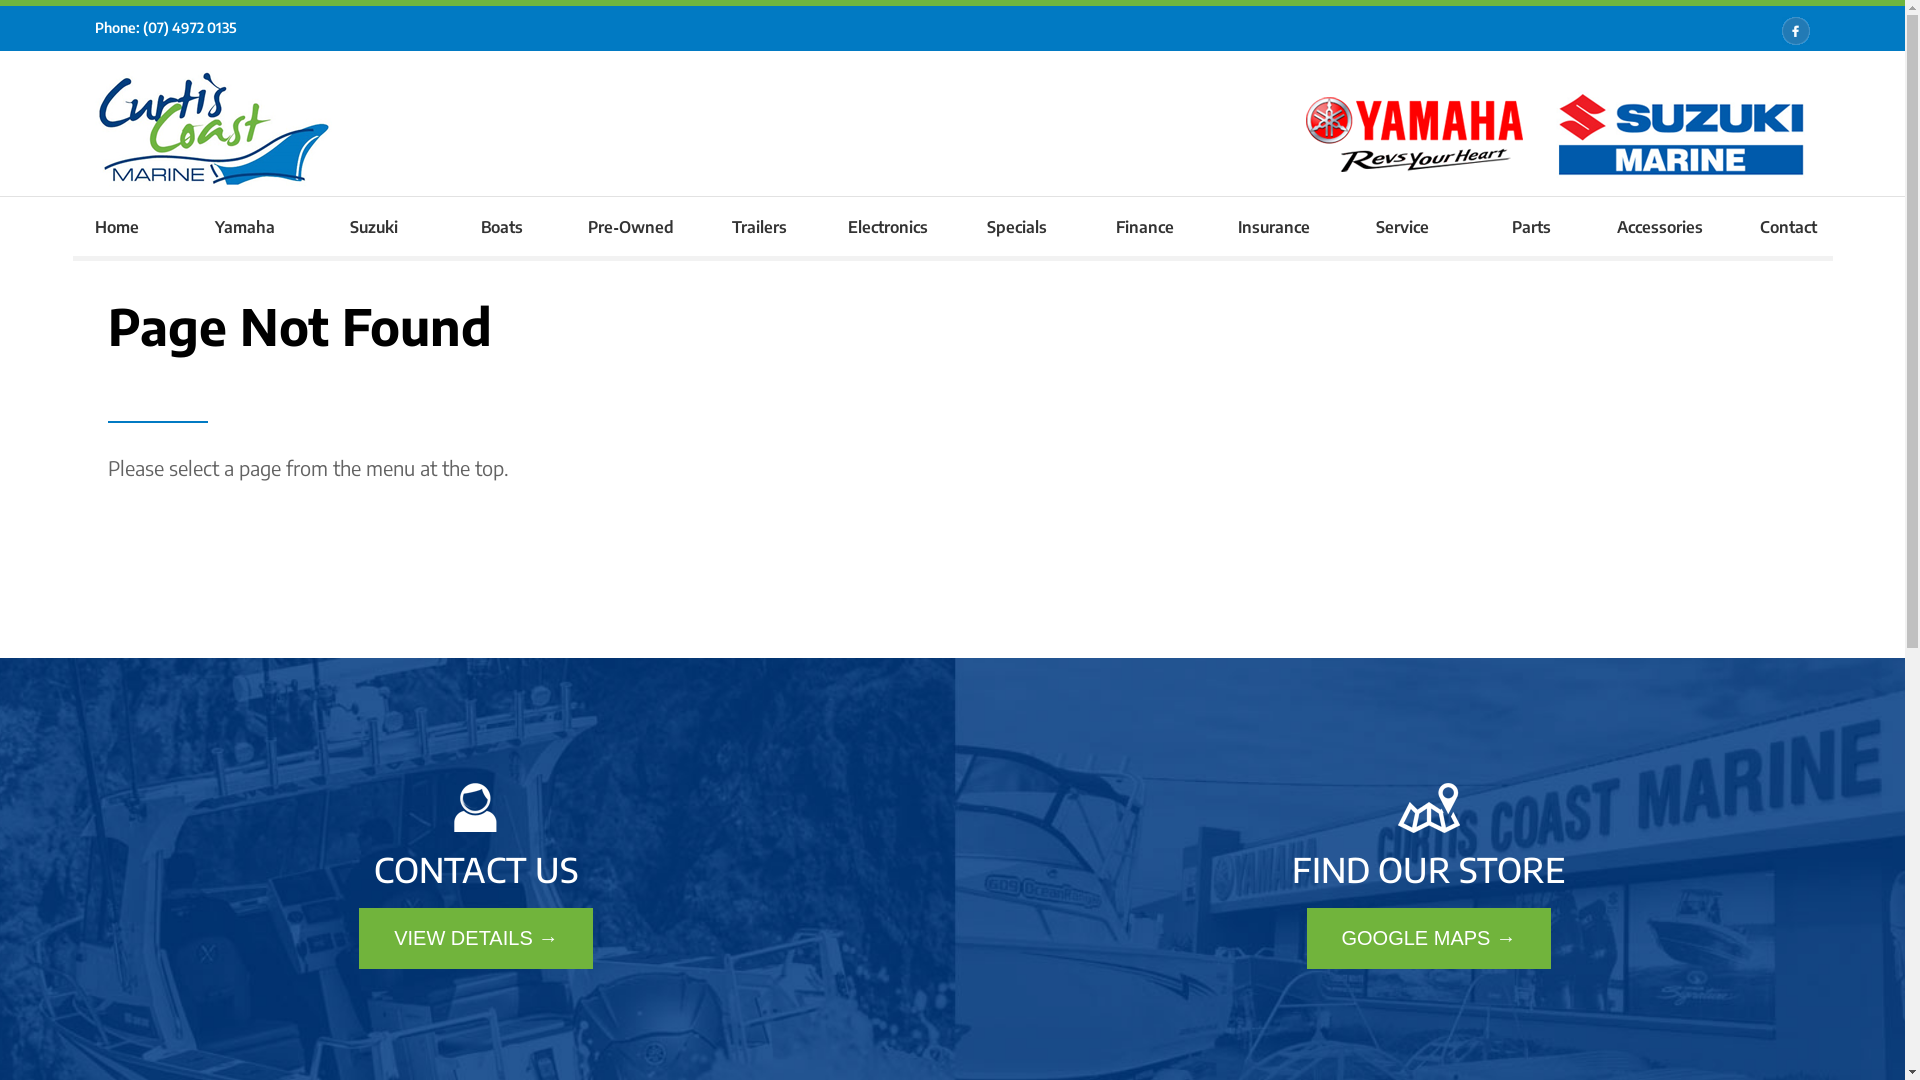  I want to click on 'Insurance', so click(1273, 225).